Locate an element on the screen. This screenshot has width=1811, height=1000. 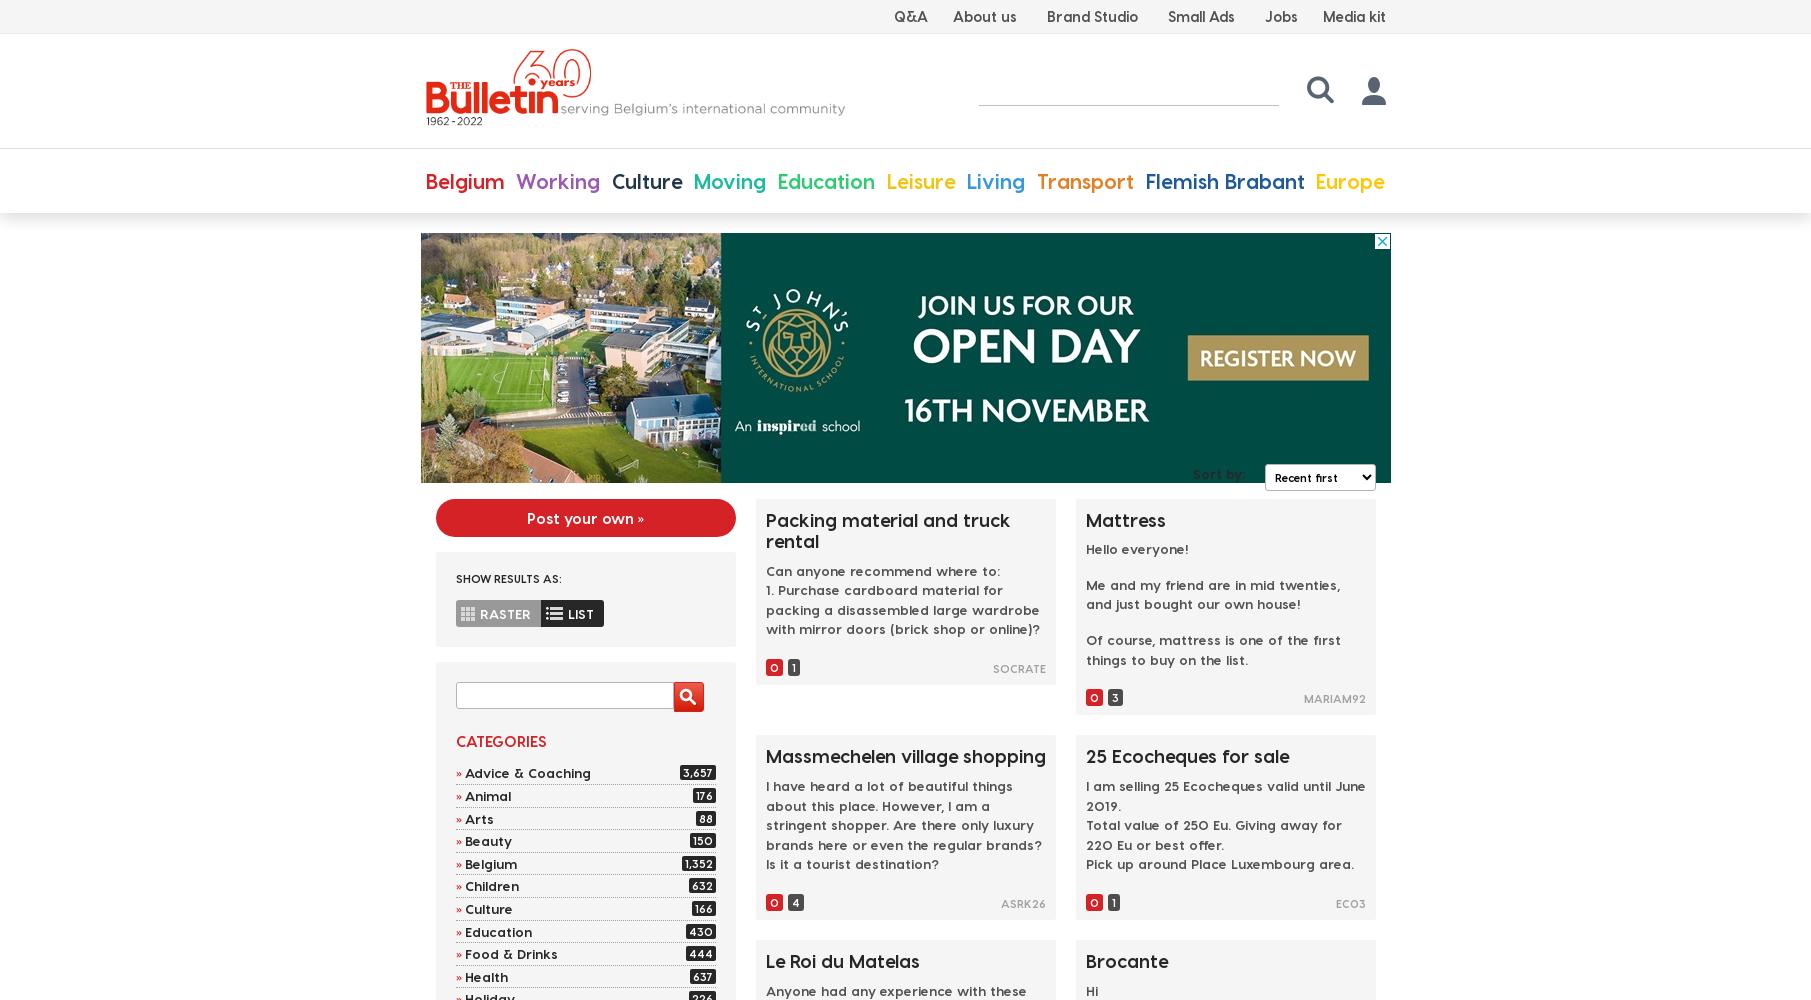
'Europe' is located at coordinates (1349, 180).